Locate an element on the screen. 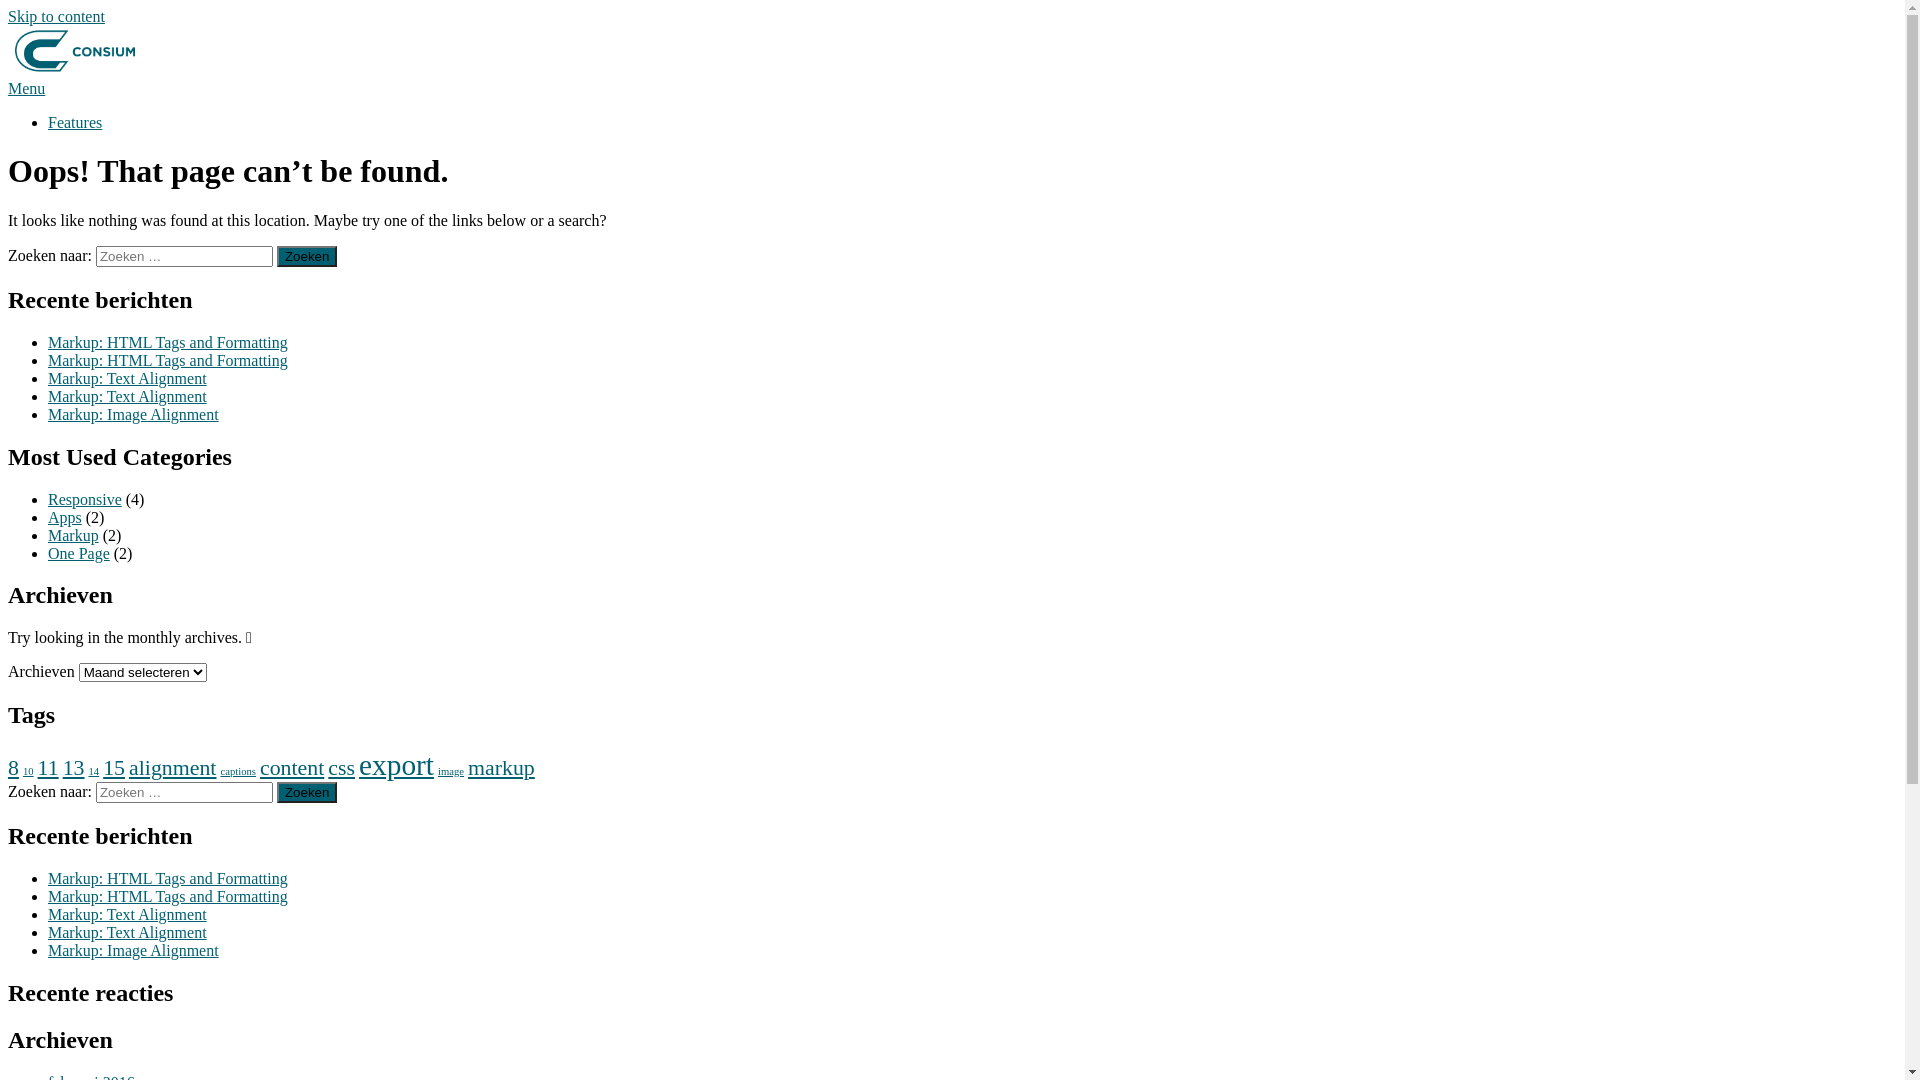  'export' is located at coordinates (359, 764).